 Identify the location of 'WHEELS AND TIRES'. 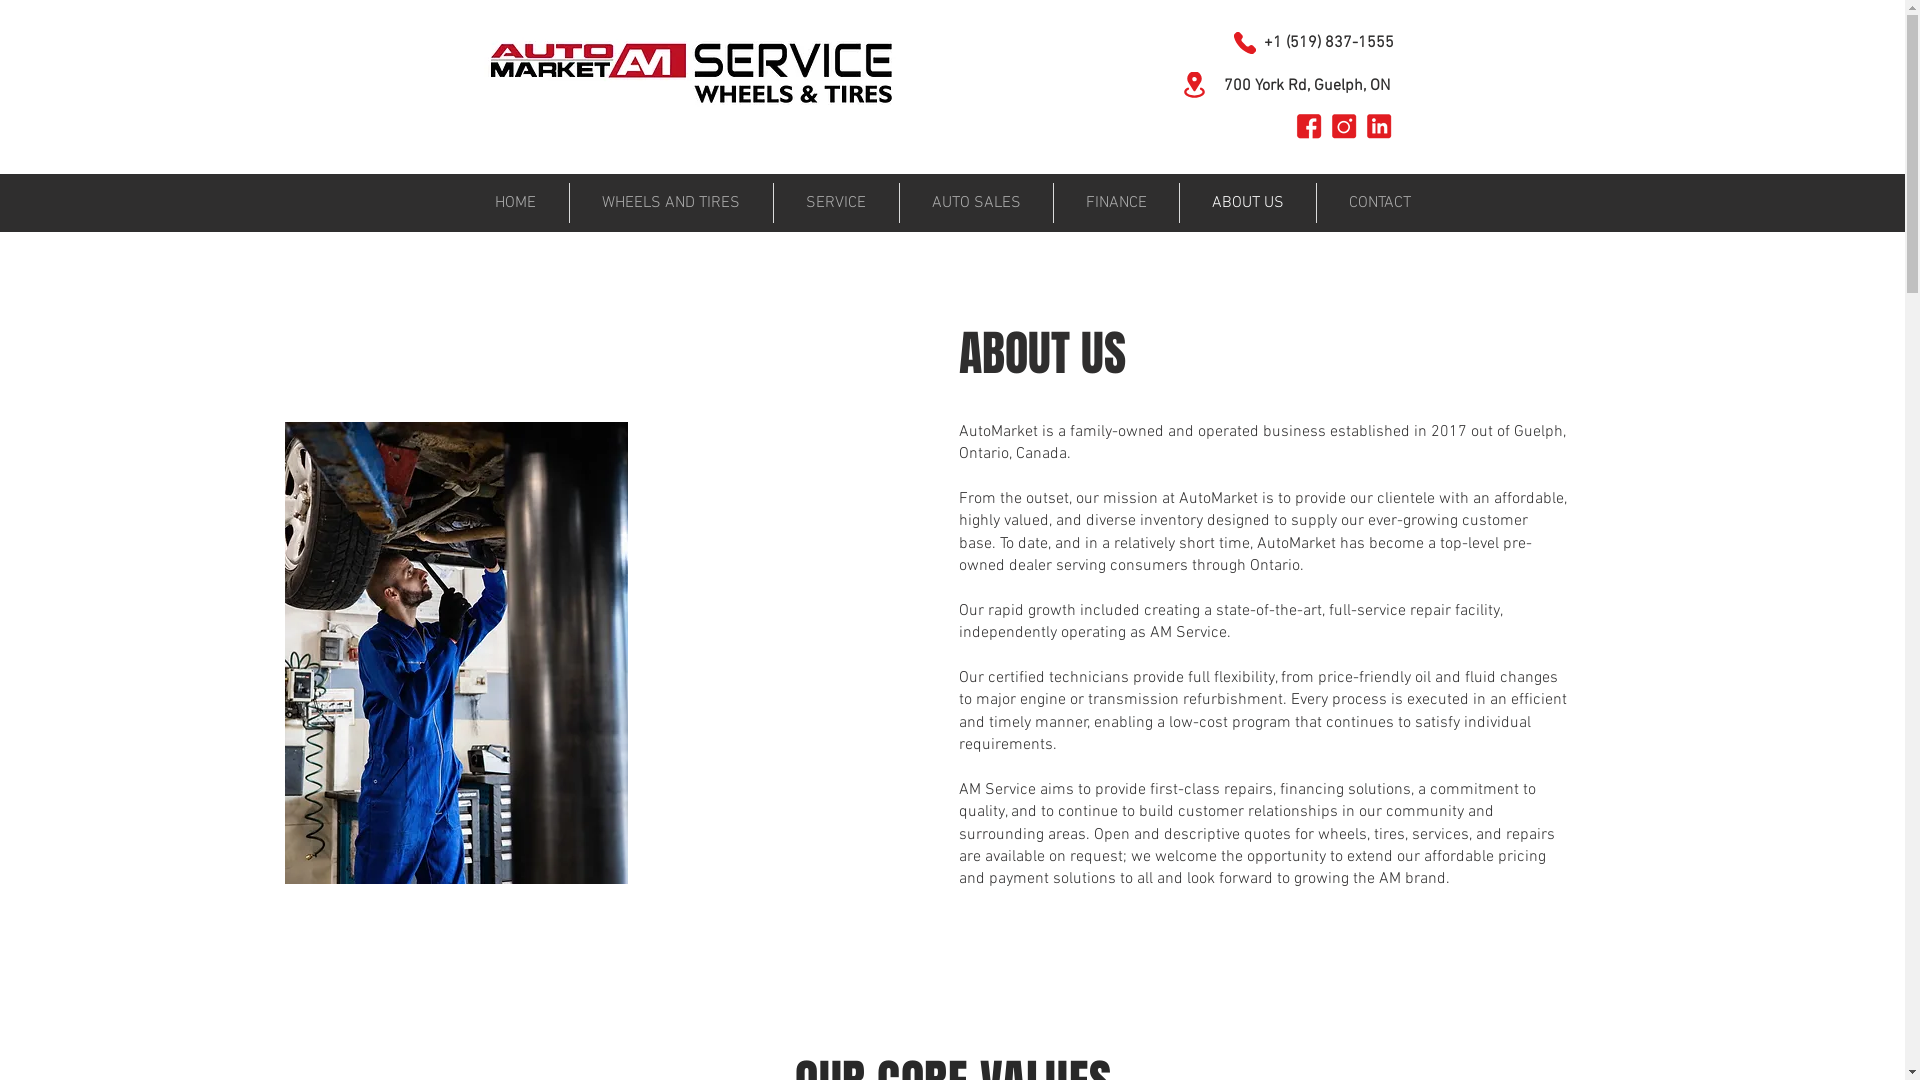
(671, 203).